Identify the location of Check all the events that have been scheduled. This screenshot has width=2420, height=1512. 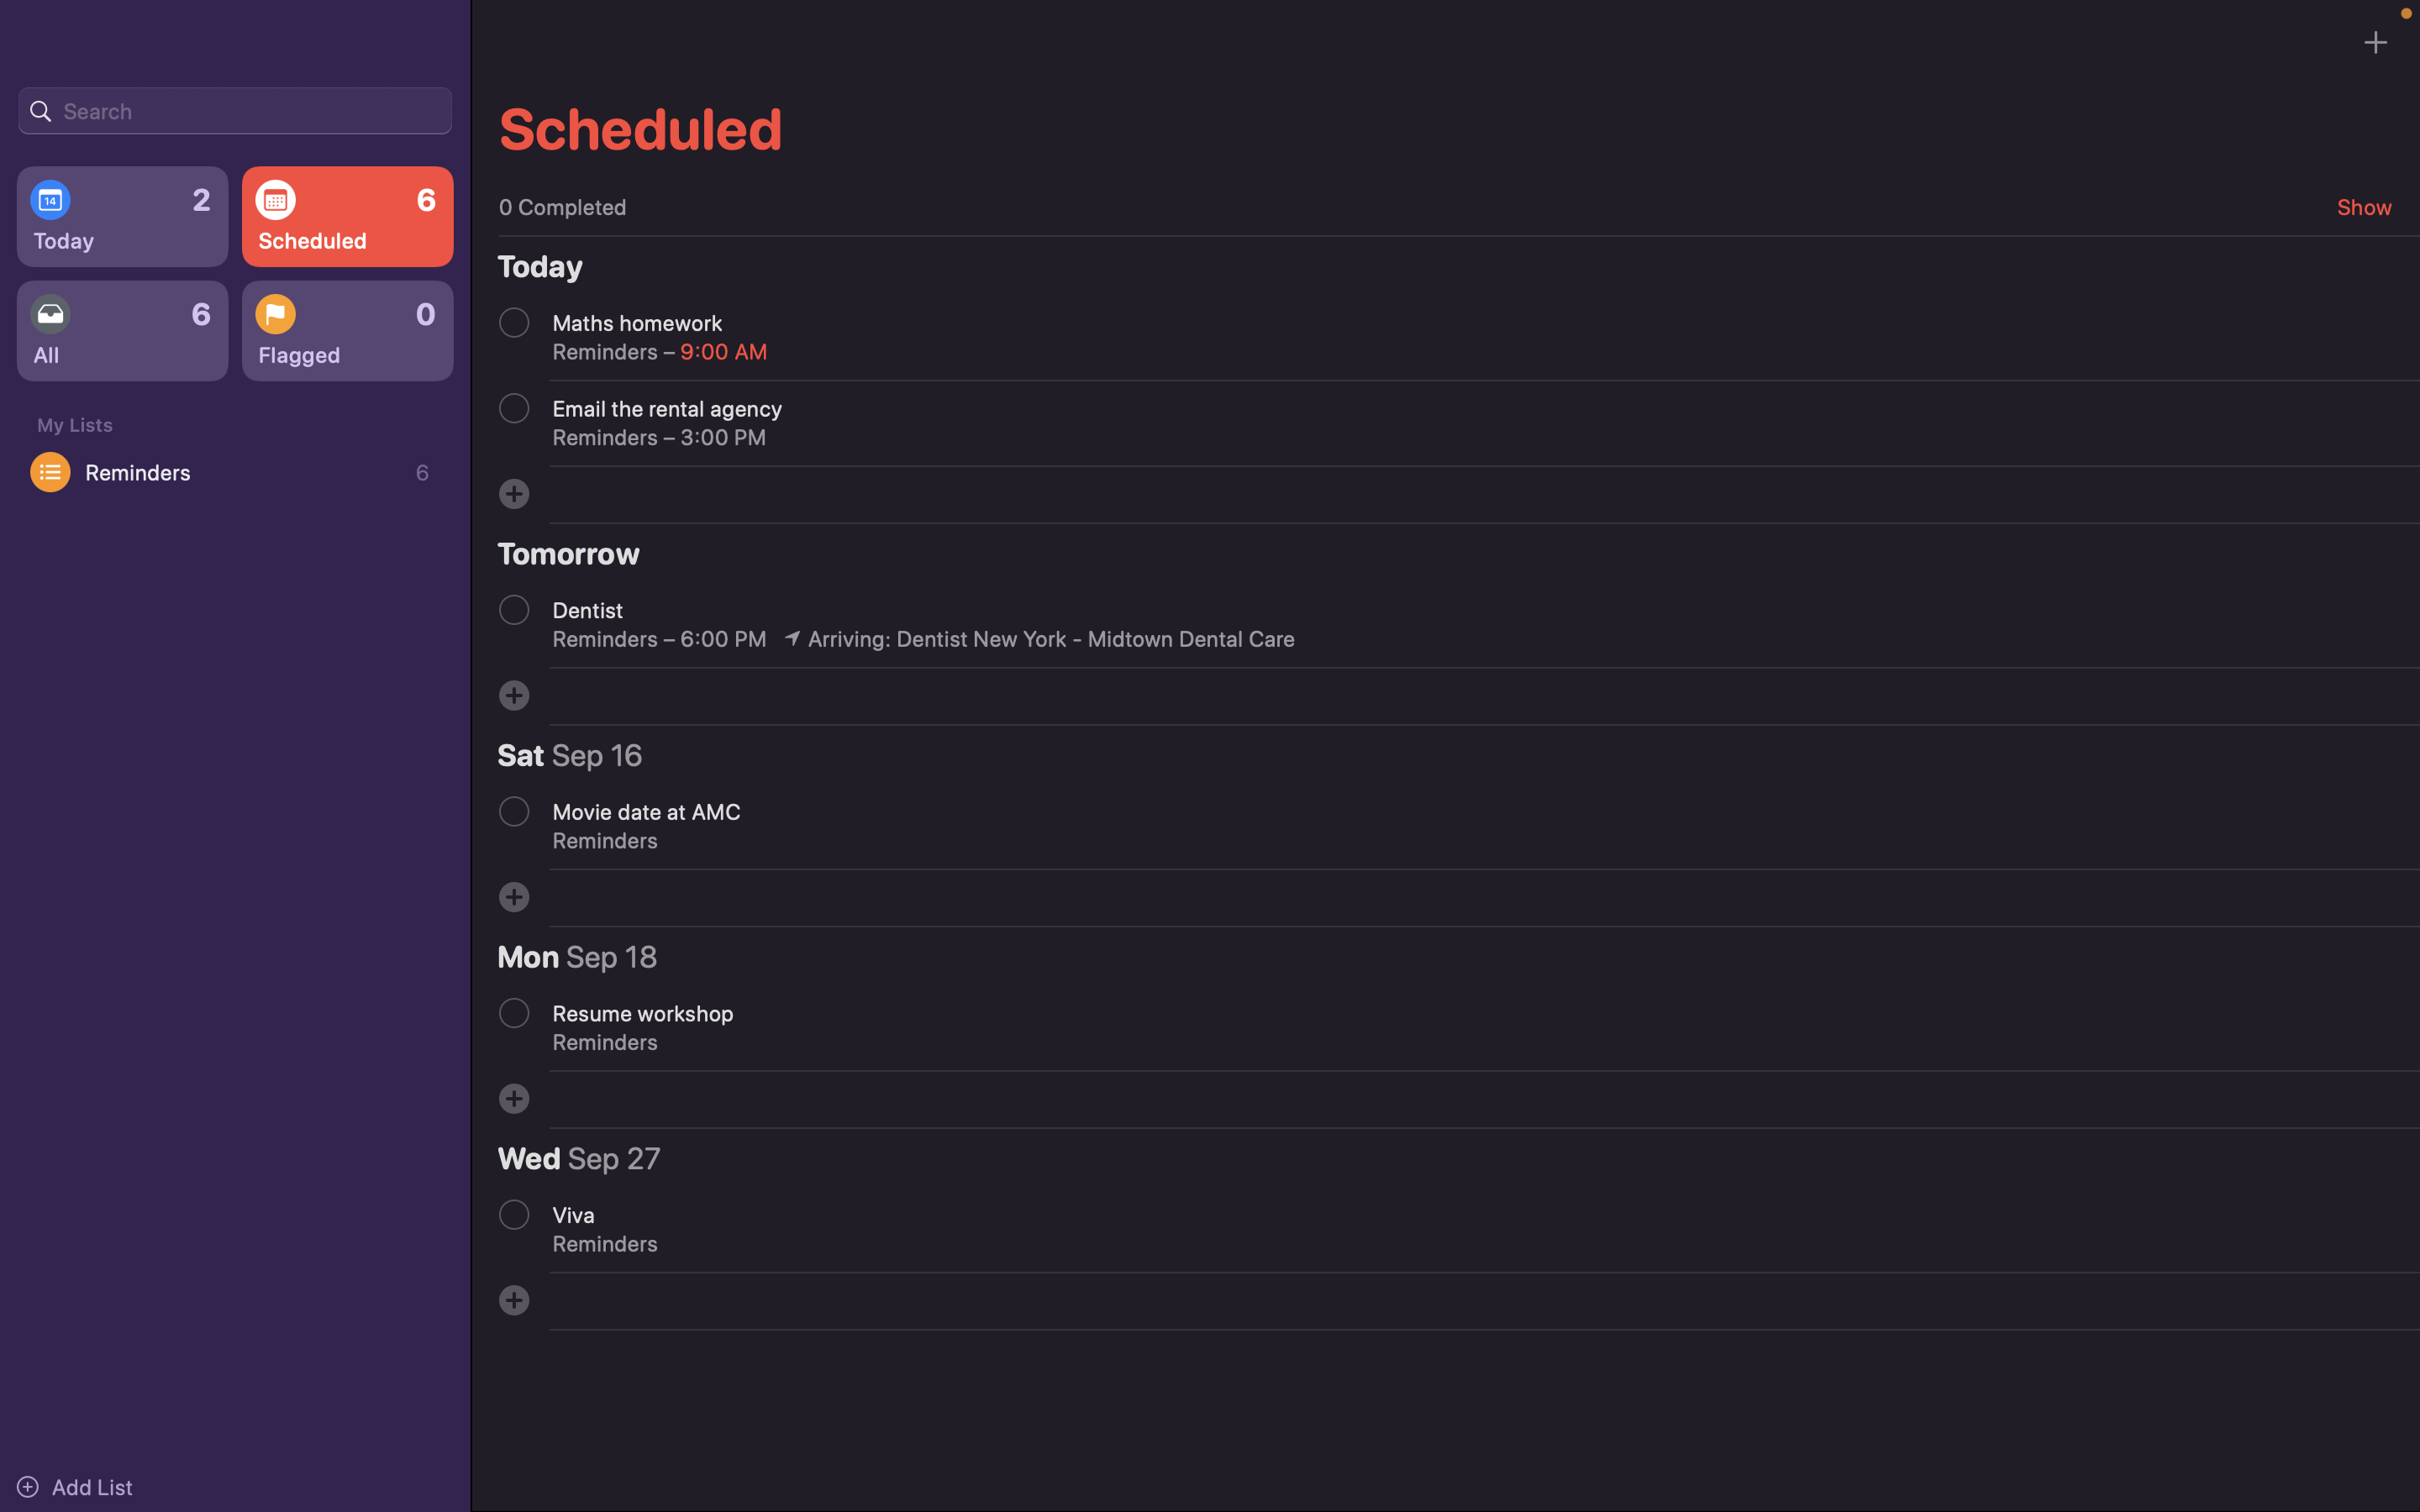
(345, 215).